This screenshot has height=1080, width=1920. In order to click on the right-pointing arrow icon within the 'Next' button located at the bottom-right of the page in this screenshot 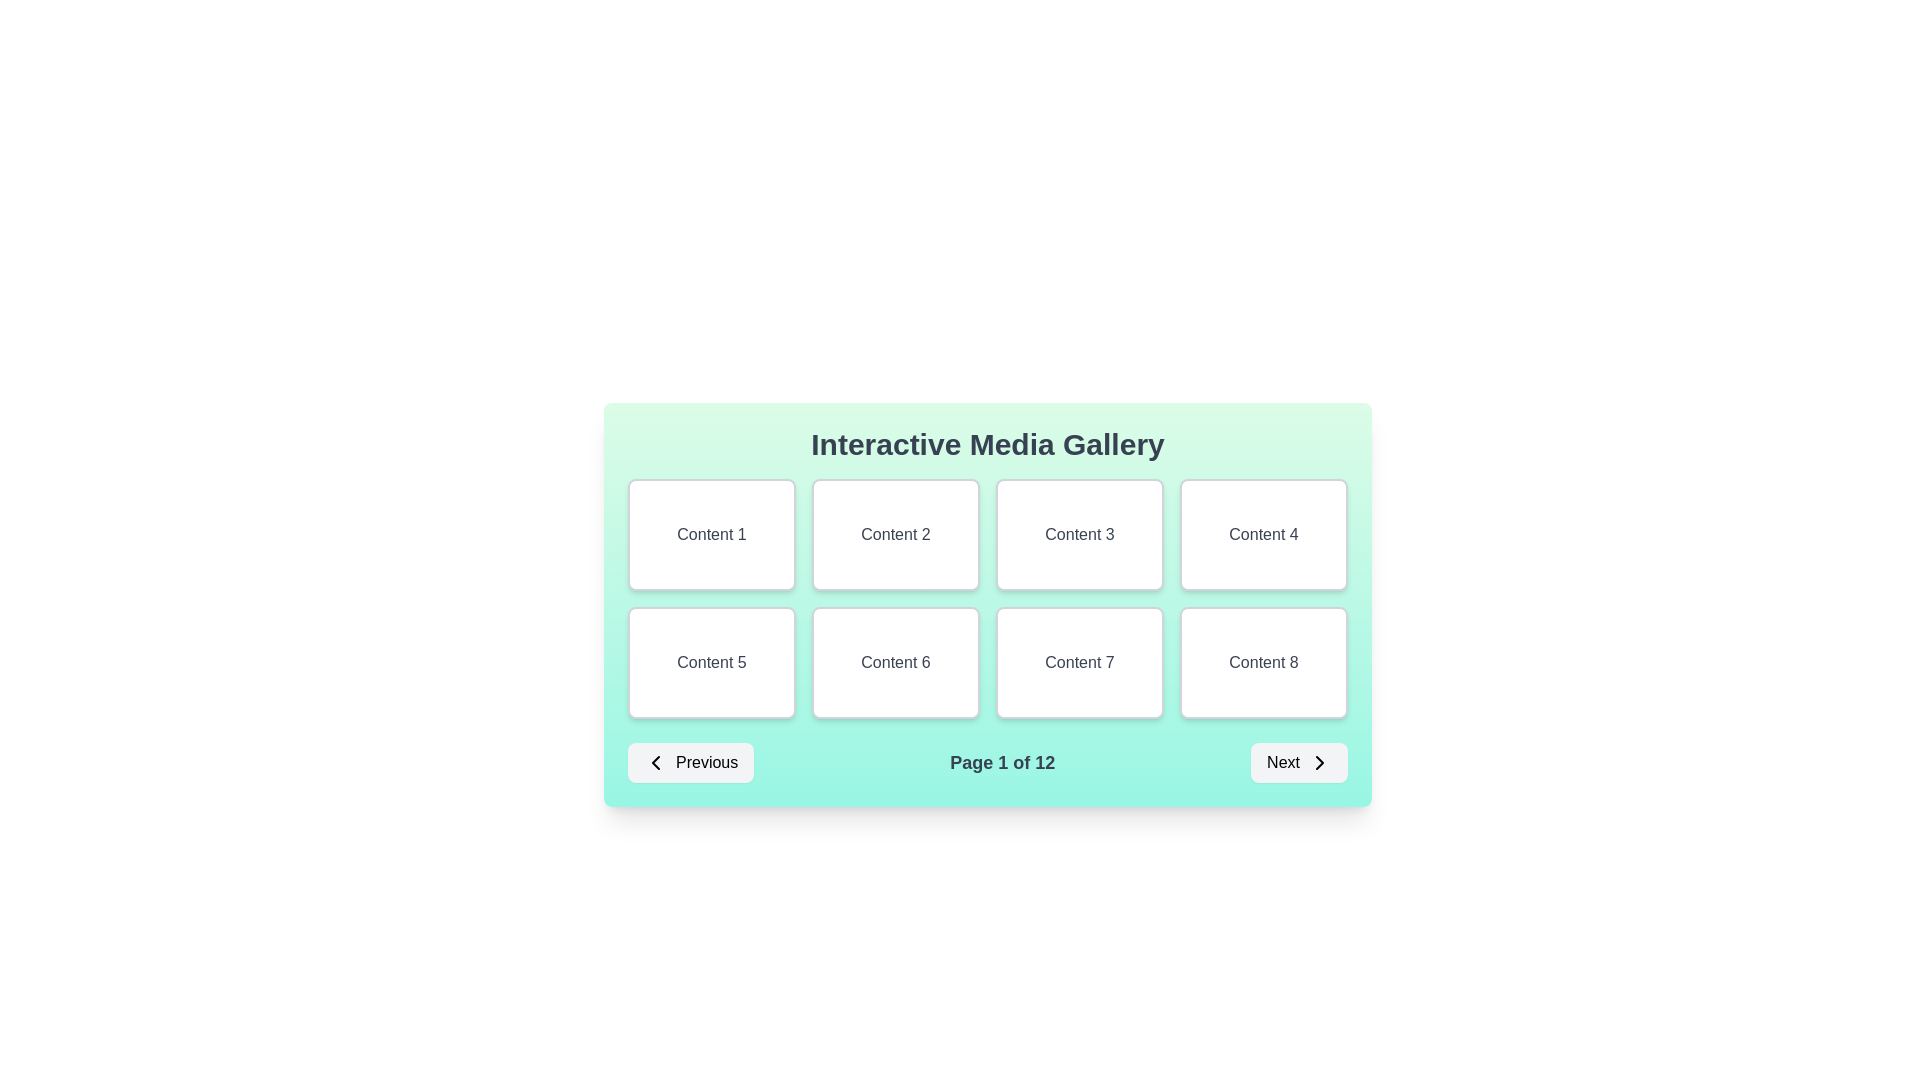, I will do `click(1320, 763)`.